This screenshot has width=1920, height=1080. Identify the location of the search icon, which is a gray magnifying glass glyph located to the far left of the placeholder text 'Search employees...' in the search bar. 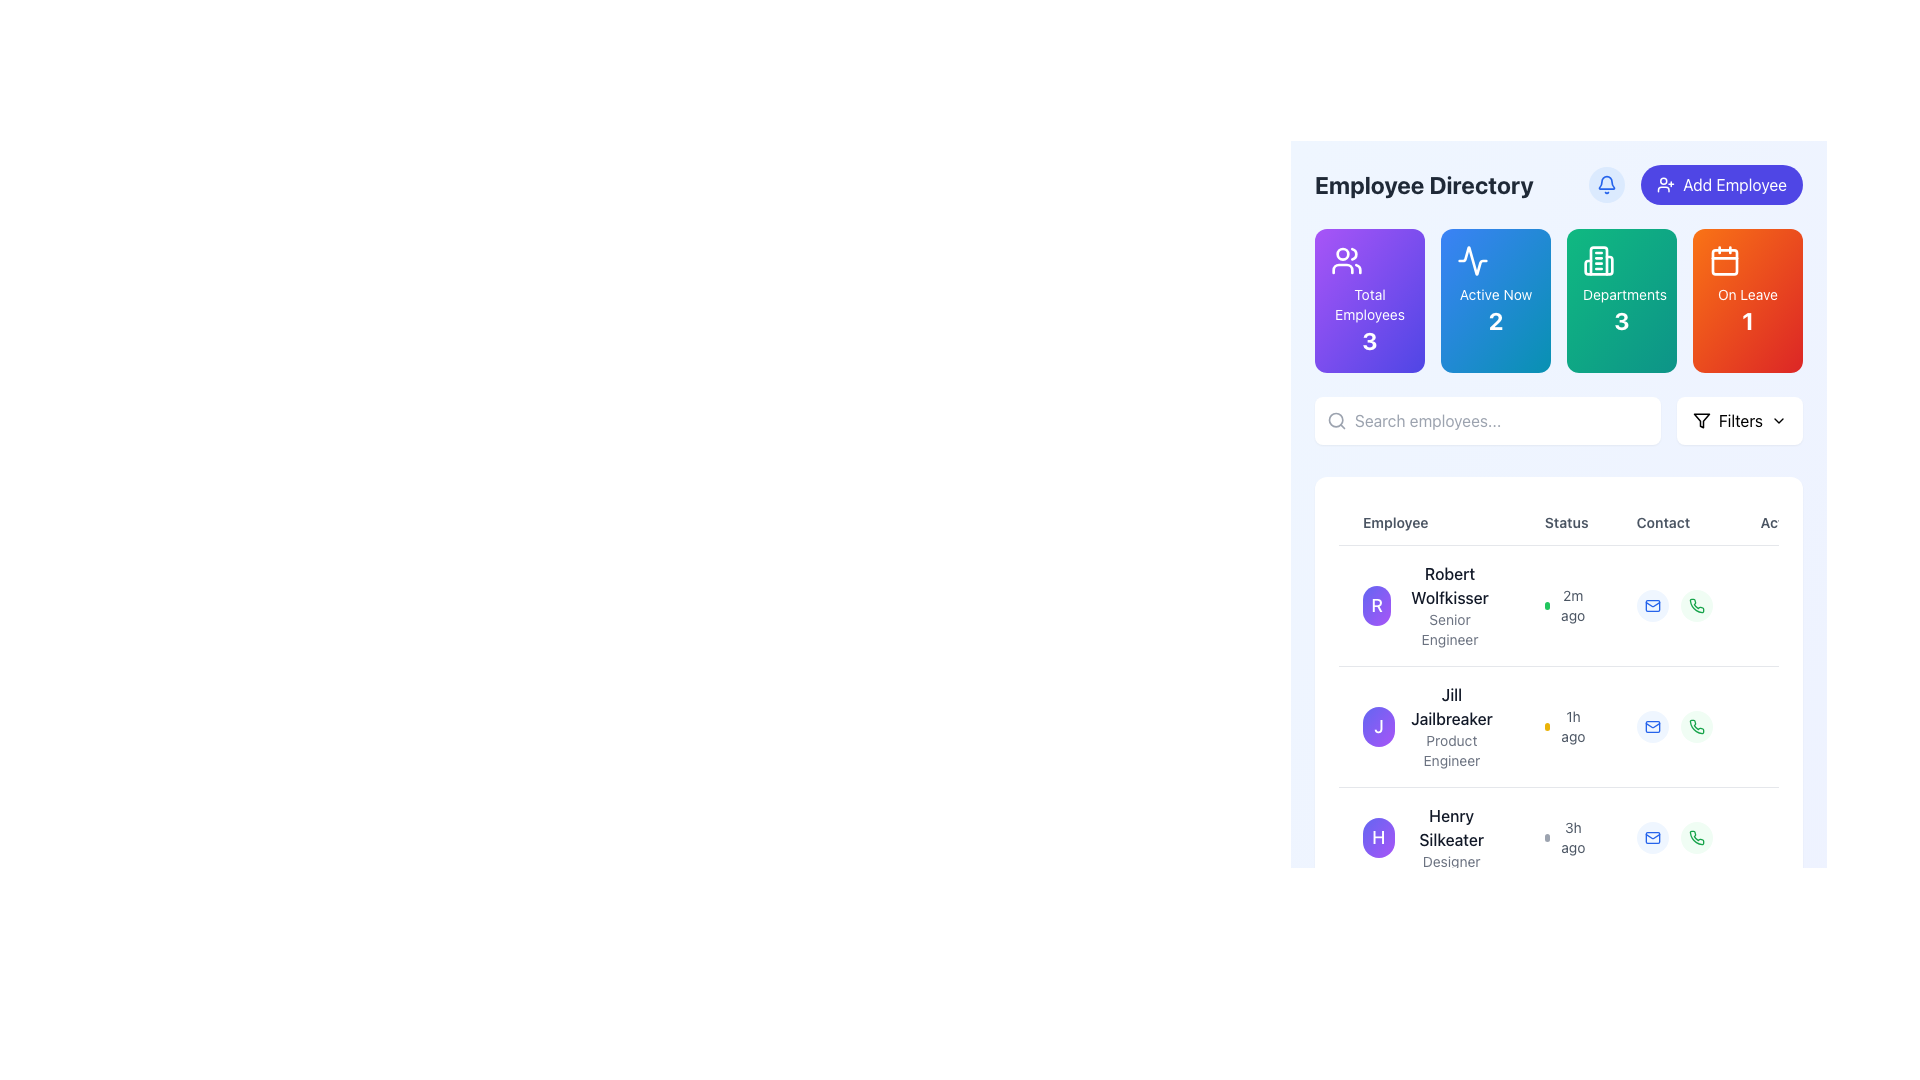
(1337, 419).